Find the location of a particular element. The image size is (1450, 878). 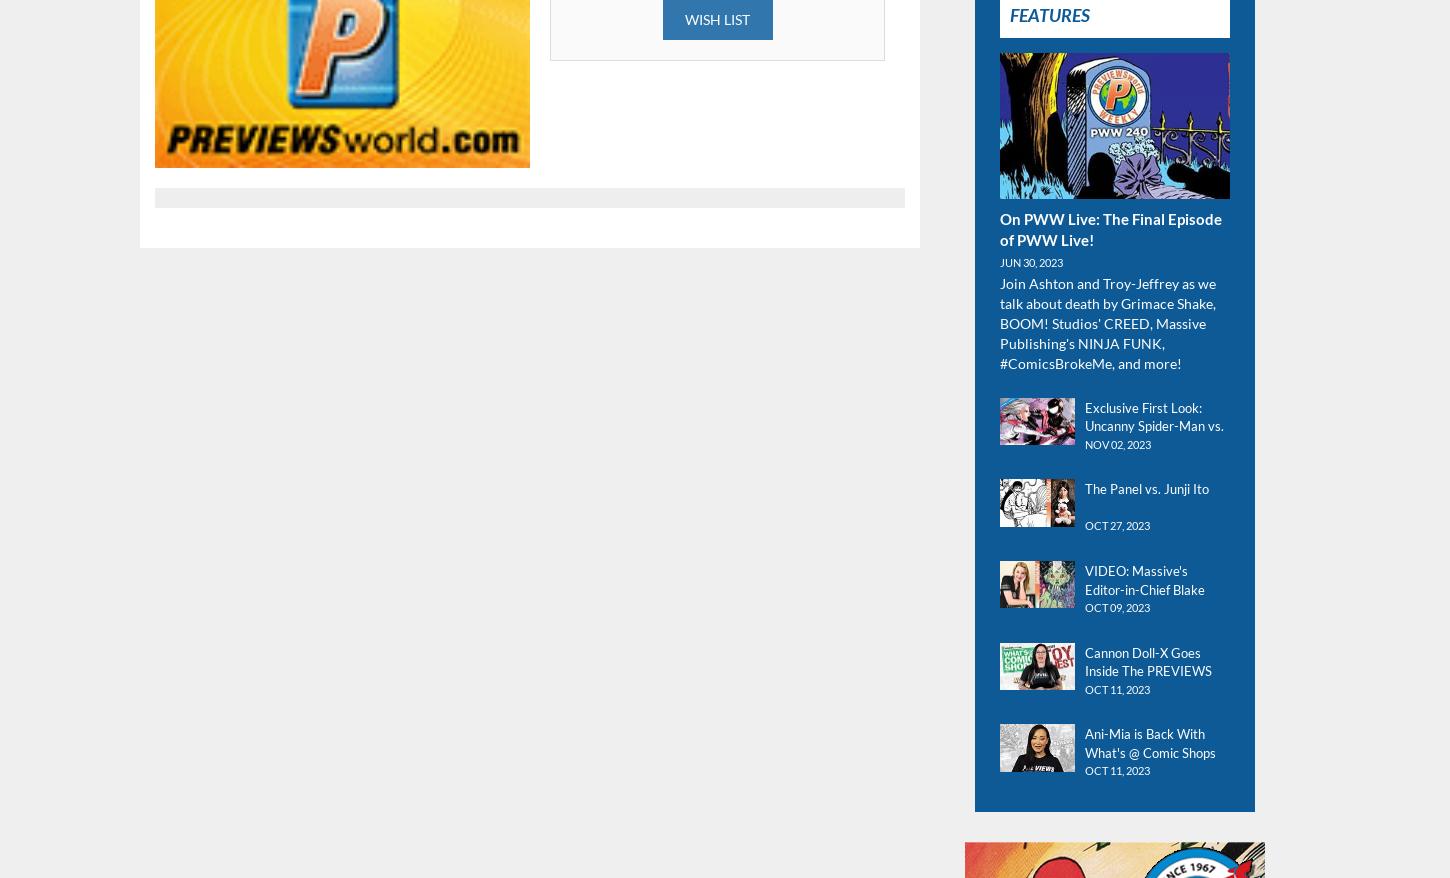

'Jun 30, 2023' is located at coordinates (1000, 261).